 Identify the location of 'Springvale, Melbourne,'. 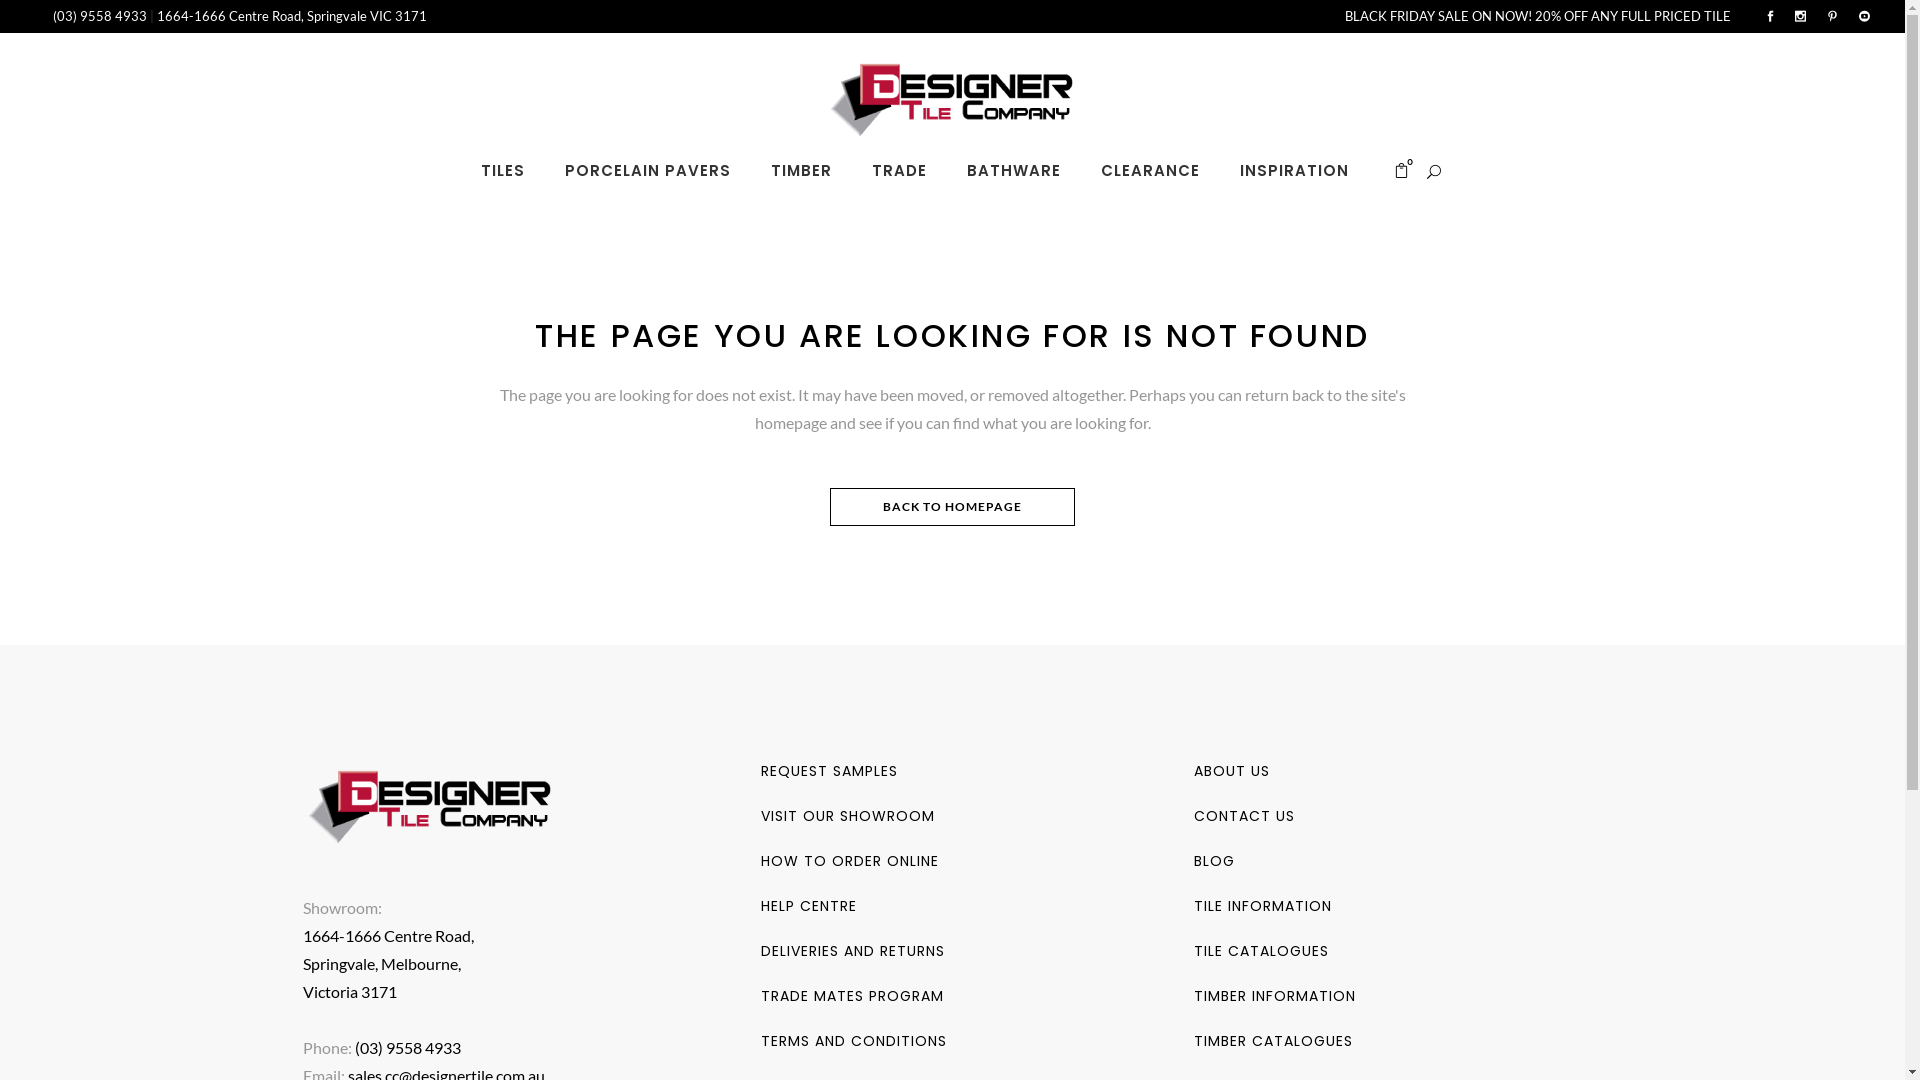
(380, 962).